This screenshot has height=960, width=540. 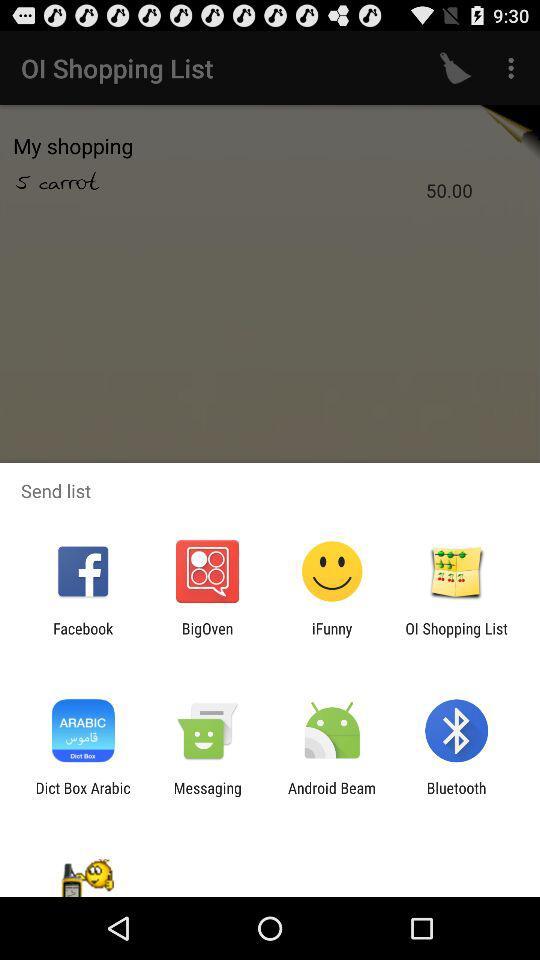 What do you see at coordinates (206, 636) in the screenshot?
I see `icon to the right of facebook item` at bounding box center [206, 636].